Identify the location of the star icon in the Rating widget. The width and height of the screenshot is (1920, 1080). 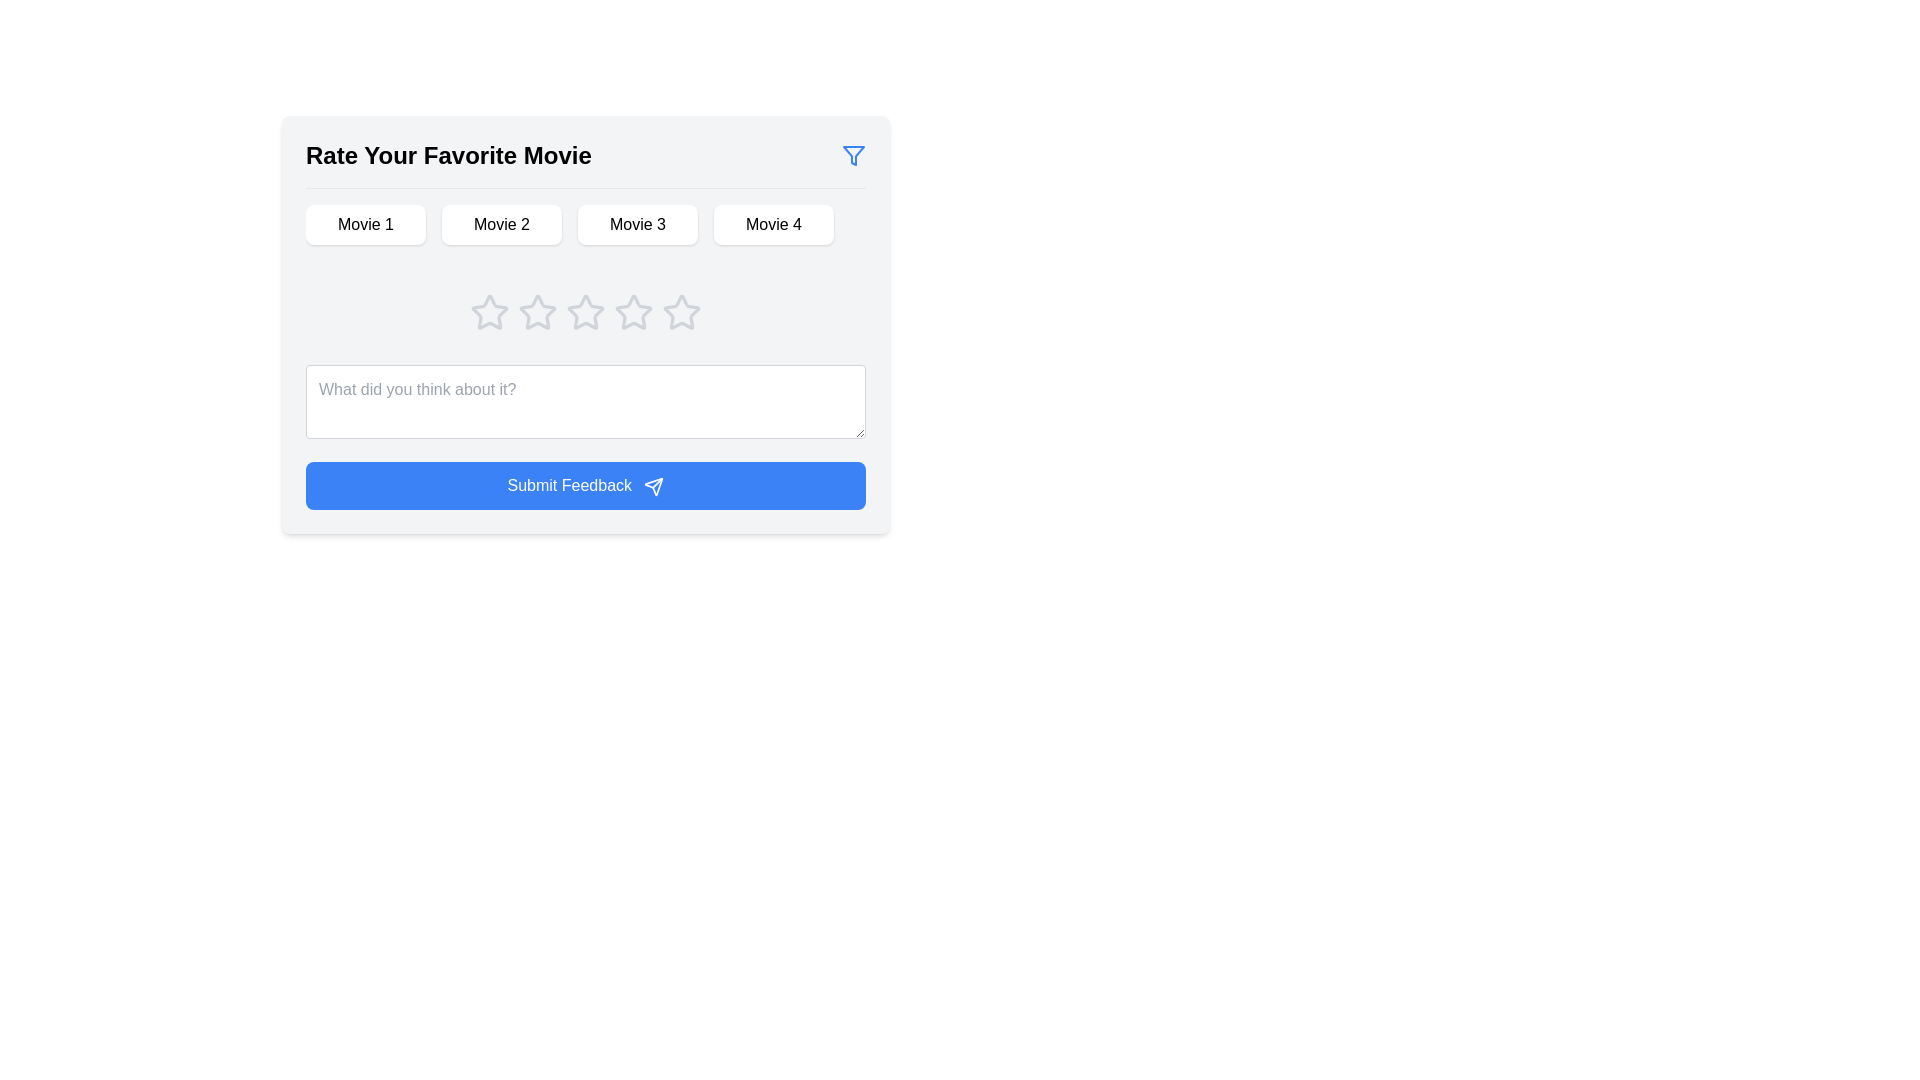
(584, 312).